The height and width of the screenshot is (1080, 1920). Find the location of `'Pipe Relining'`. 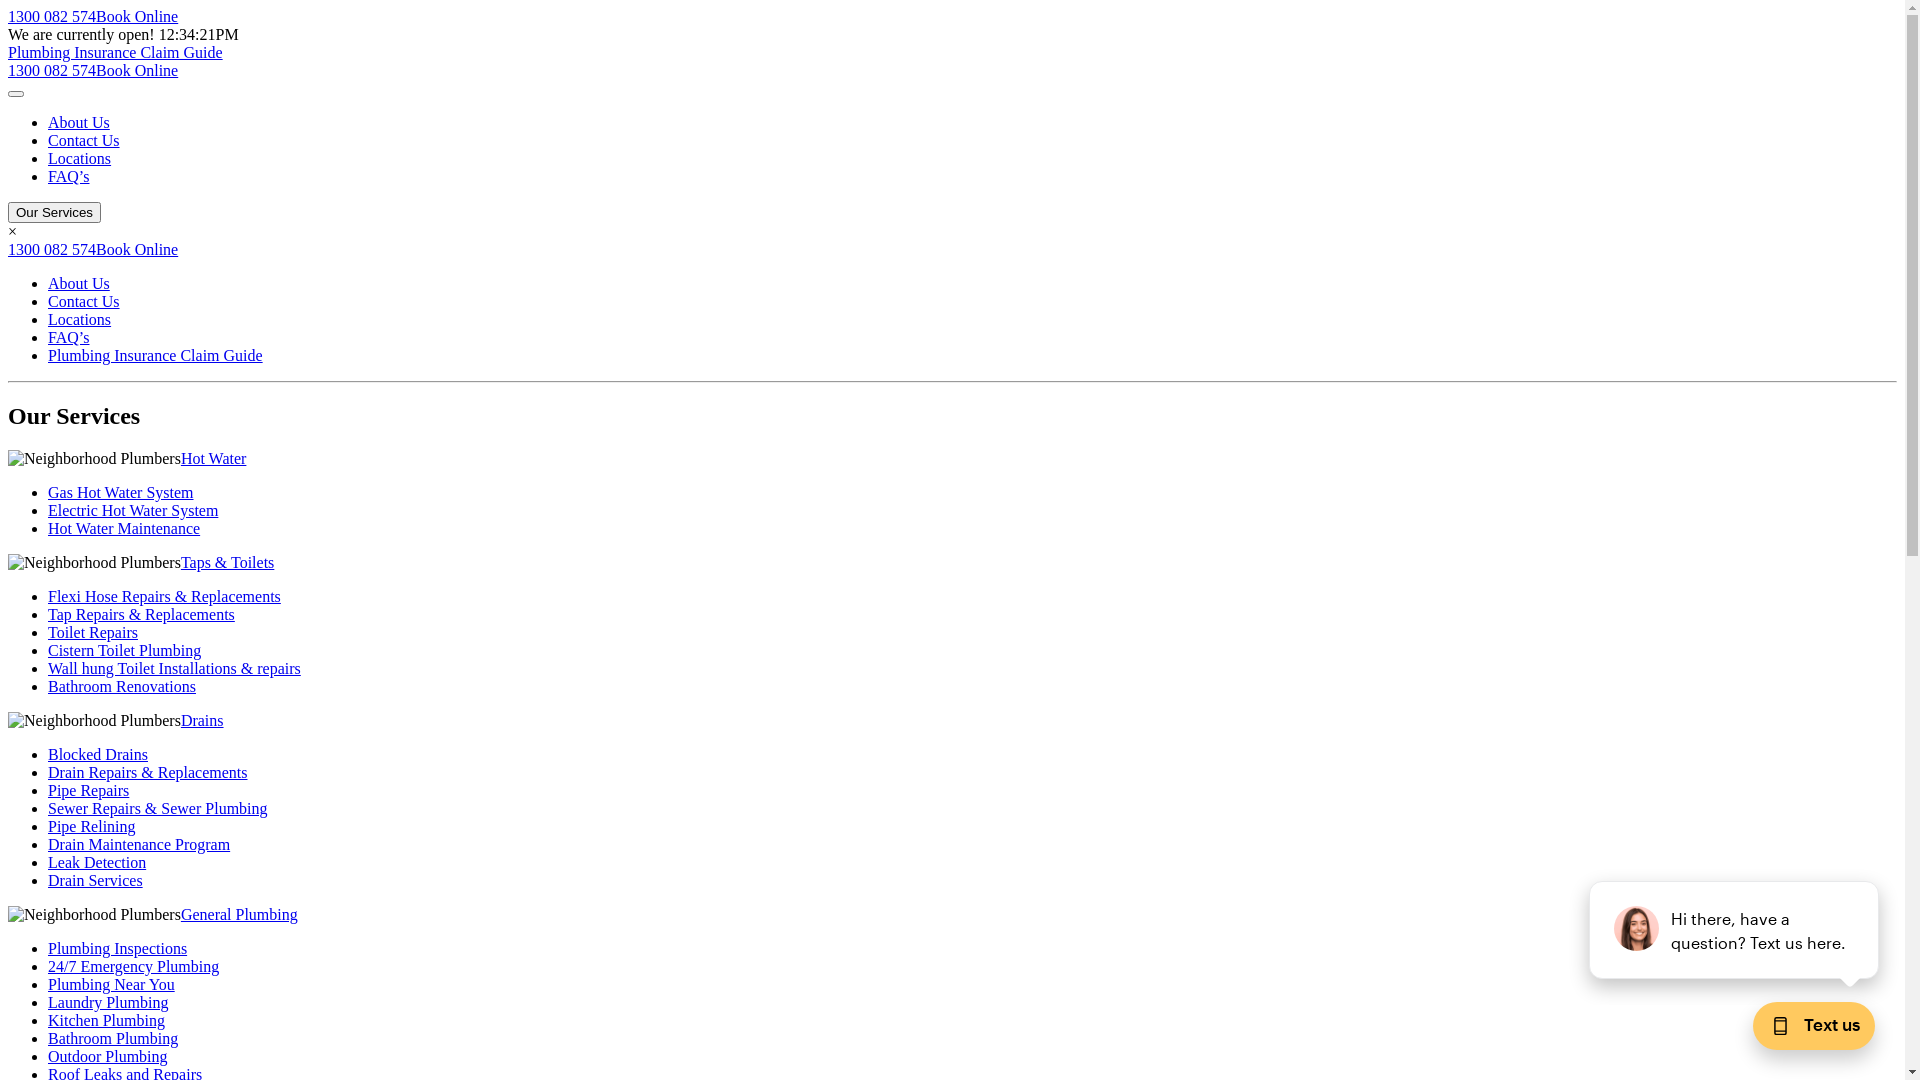

'Pipe Relining' is located at coordinates (90, 826).